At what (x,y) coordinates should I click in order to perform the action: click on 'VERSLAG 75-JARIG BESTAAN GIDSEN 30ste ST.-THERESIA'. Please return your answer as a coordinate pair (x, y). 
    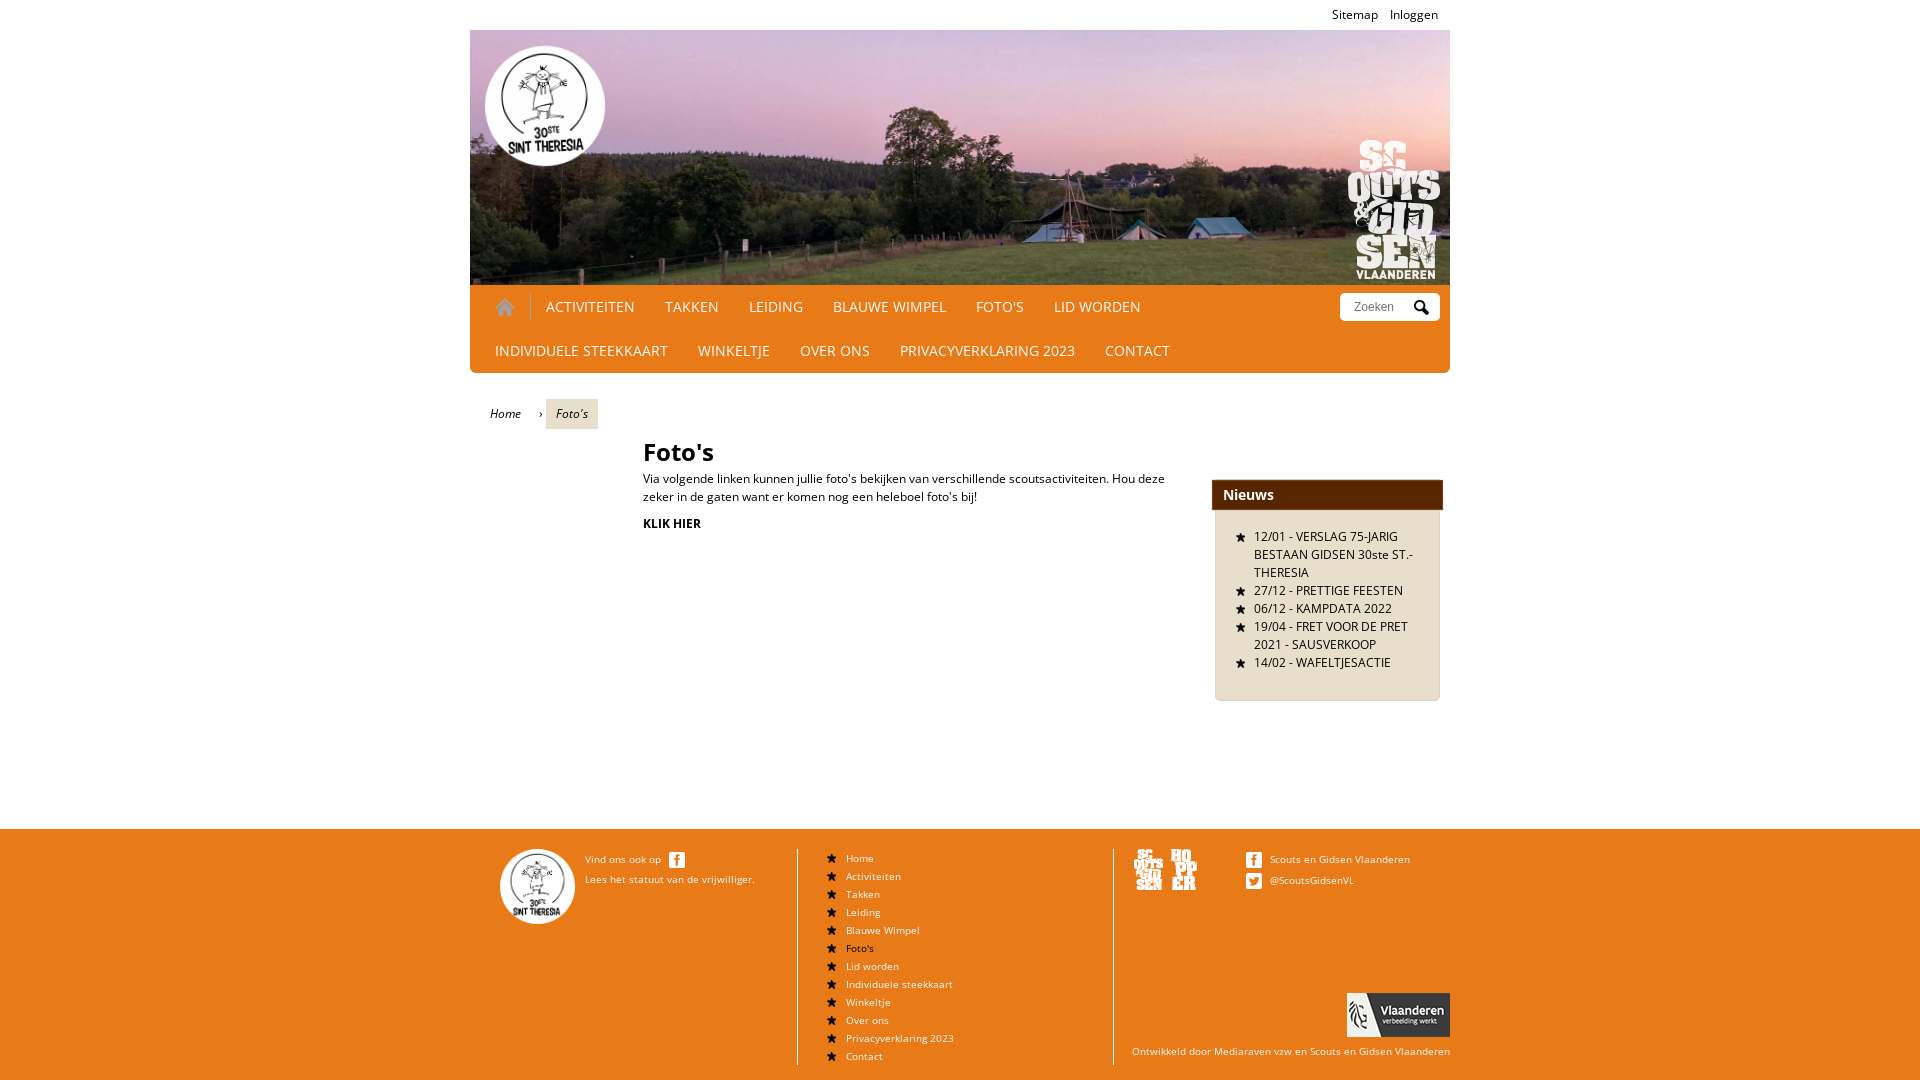
    Looking at the image, I should click on (1333, 554).